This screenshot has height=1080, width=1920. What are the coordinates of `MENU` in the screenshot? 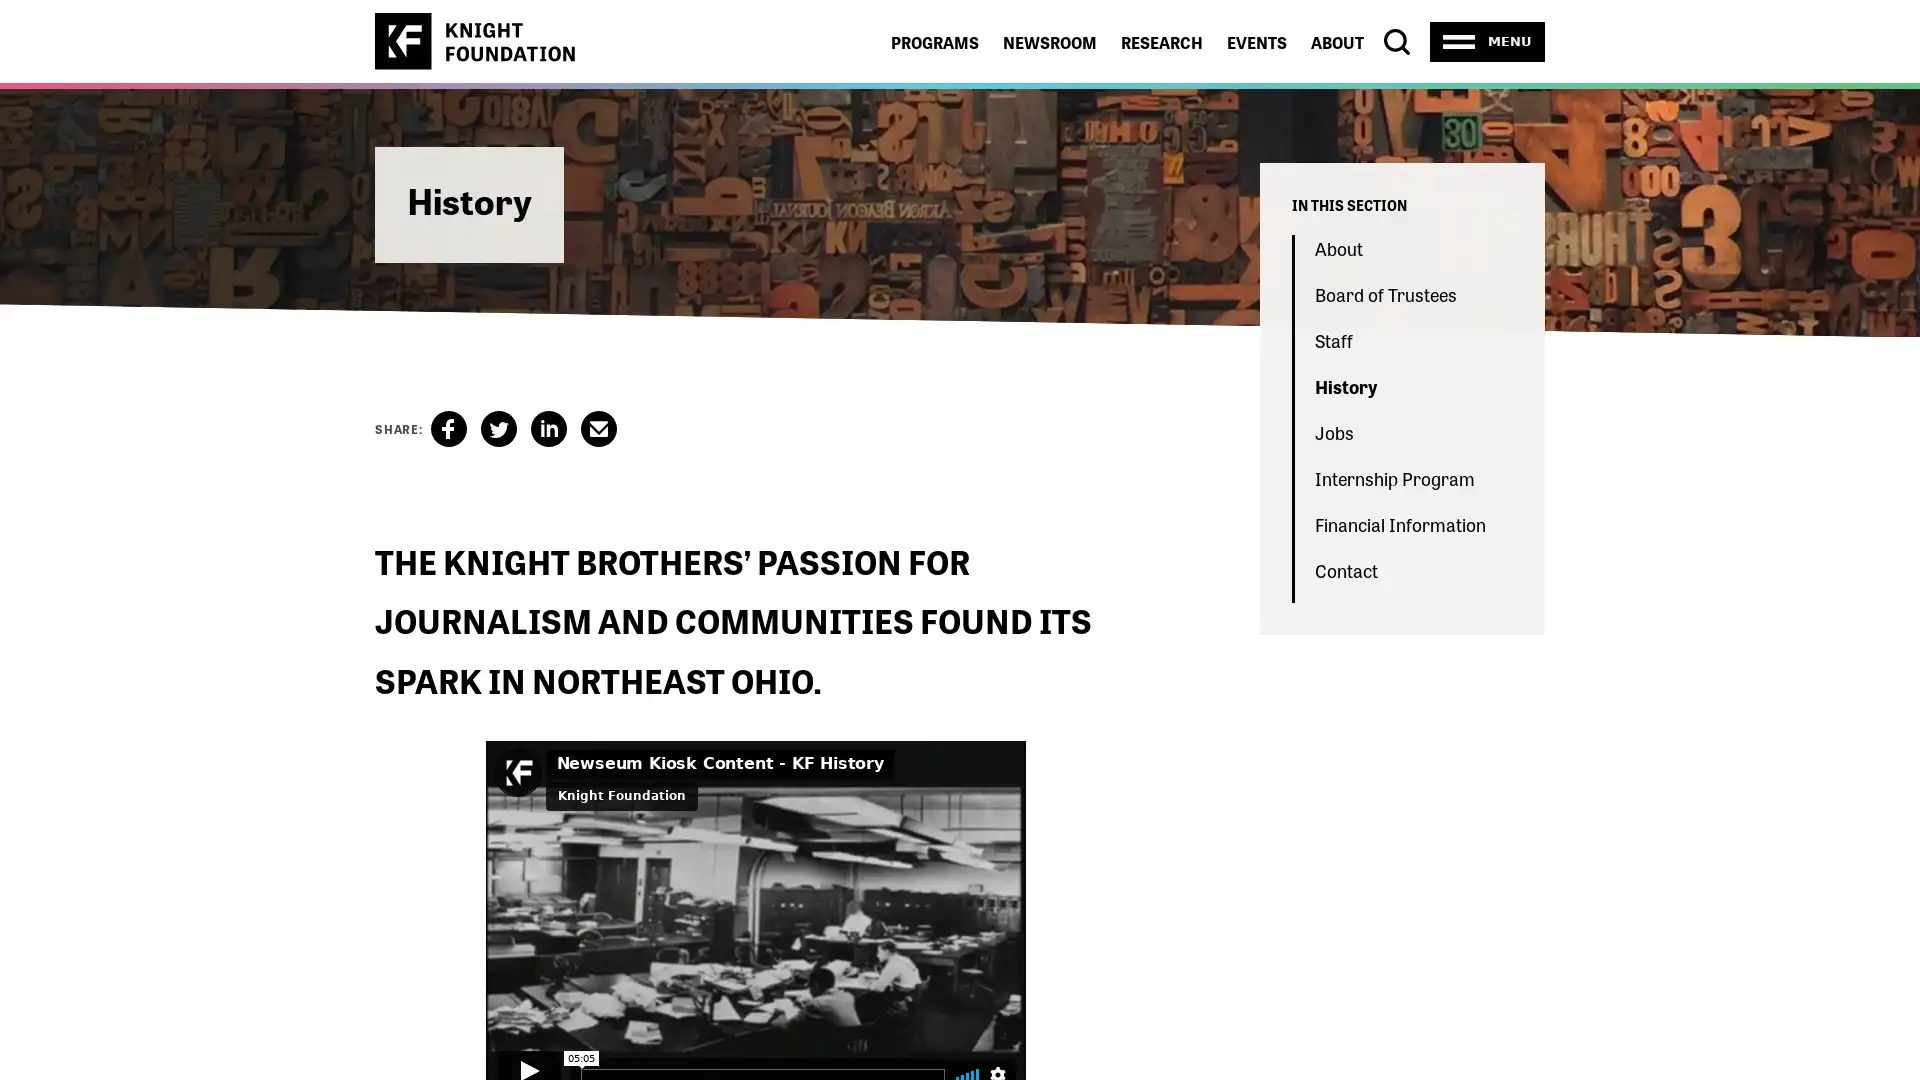 It's located at (1487, 41).